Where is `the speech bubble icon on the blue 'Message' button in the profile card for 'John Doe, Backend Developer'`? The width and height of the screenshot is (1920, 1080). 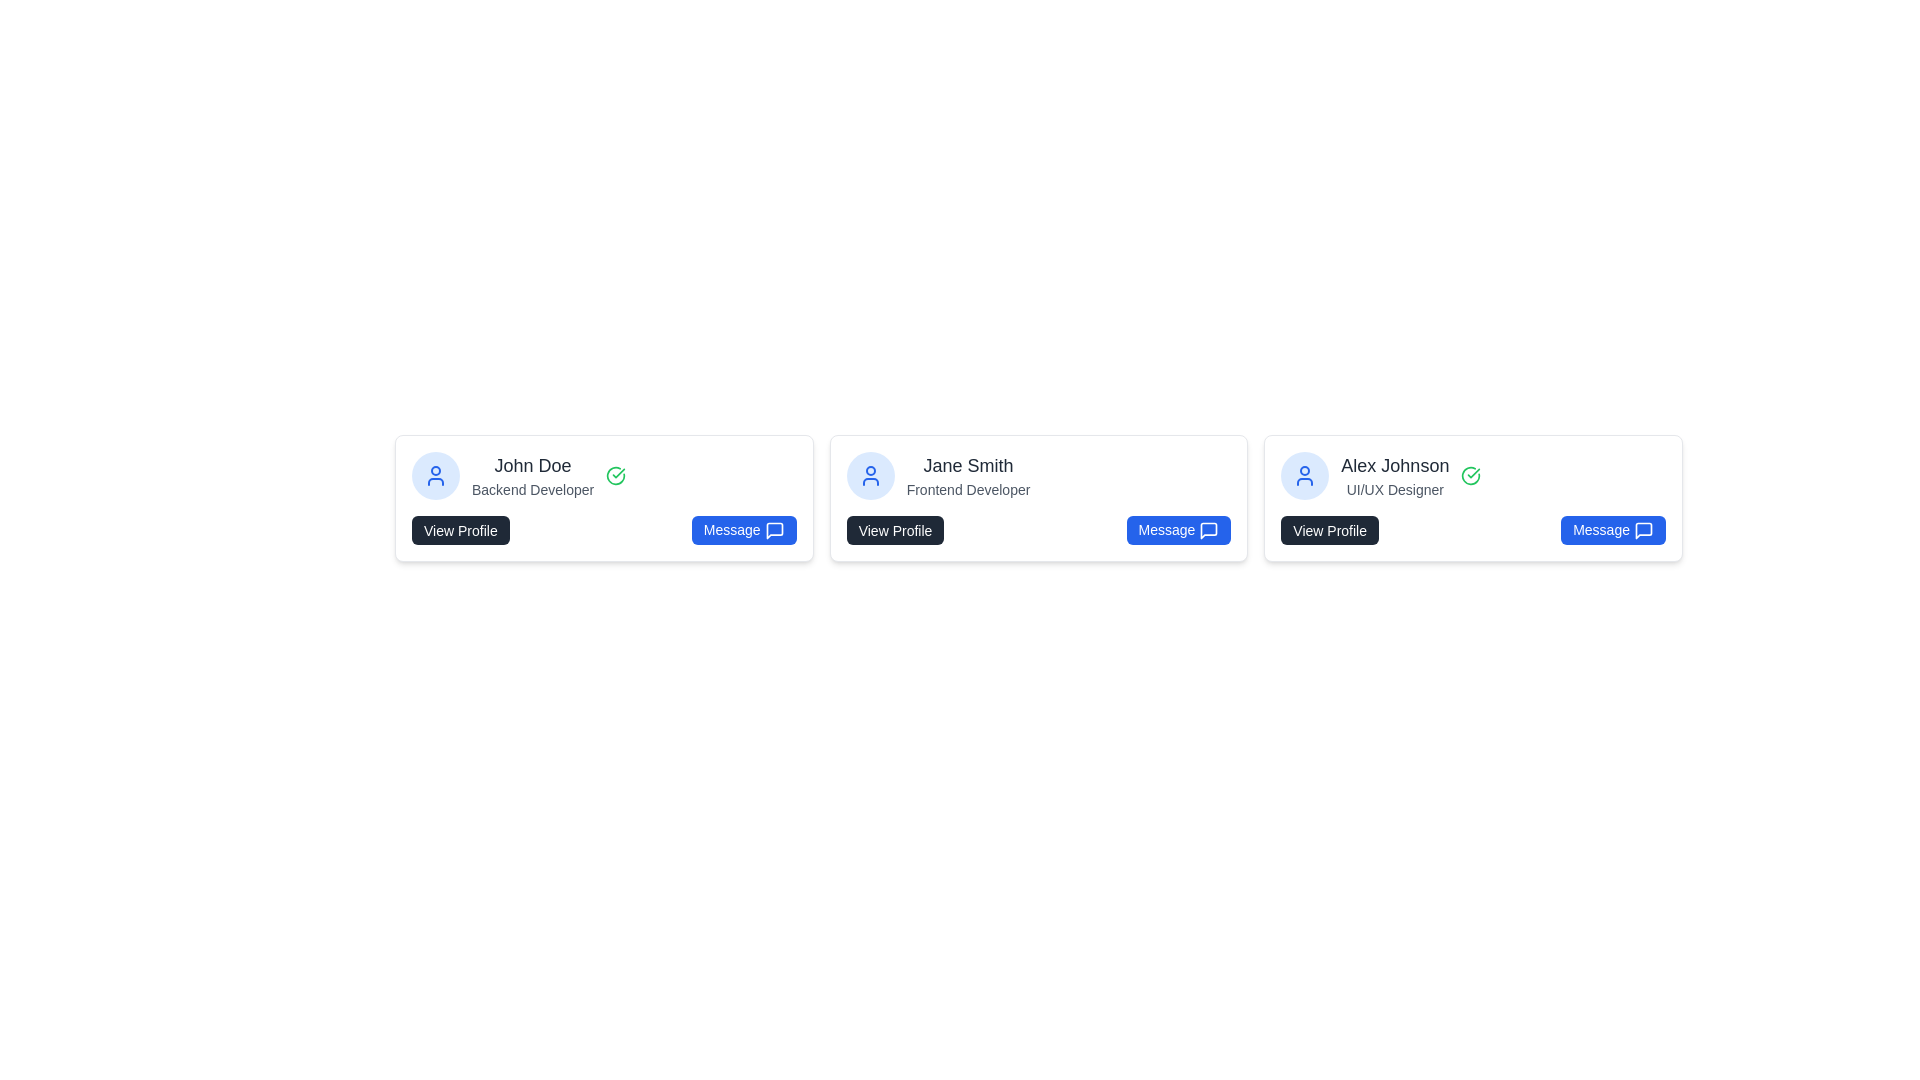
the speech bubble icon on the blue 'Message' button in the profile card for 'John Doe, Backend Developer' is located at coordinates (773, 530).